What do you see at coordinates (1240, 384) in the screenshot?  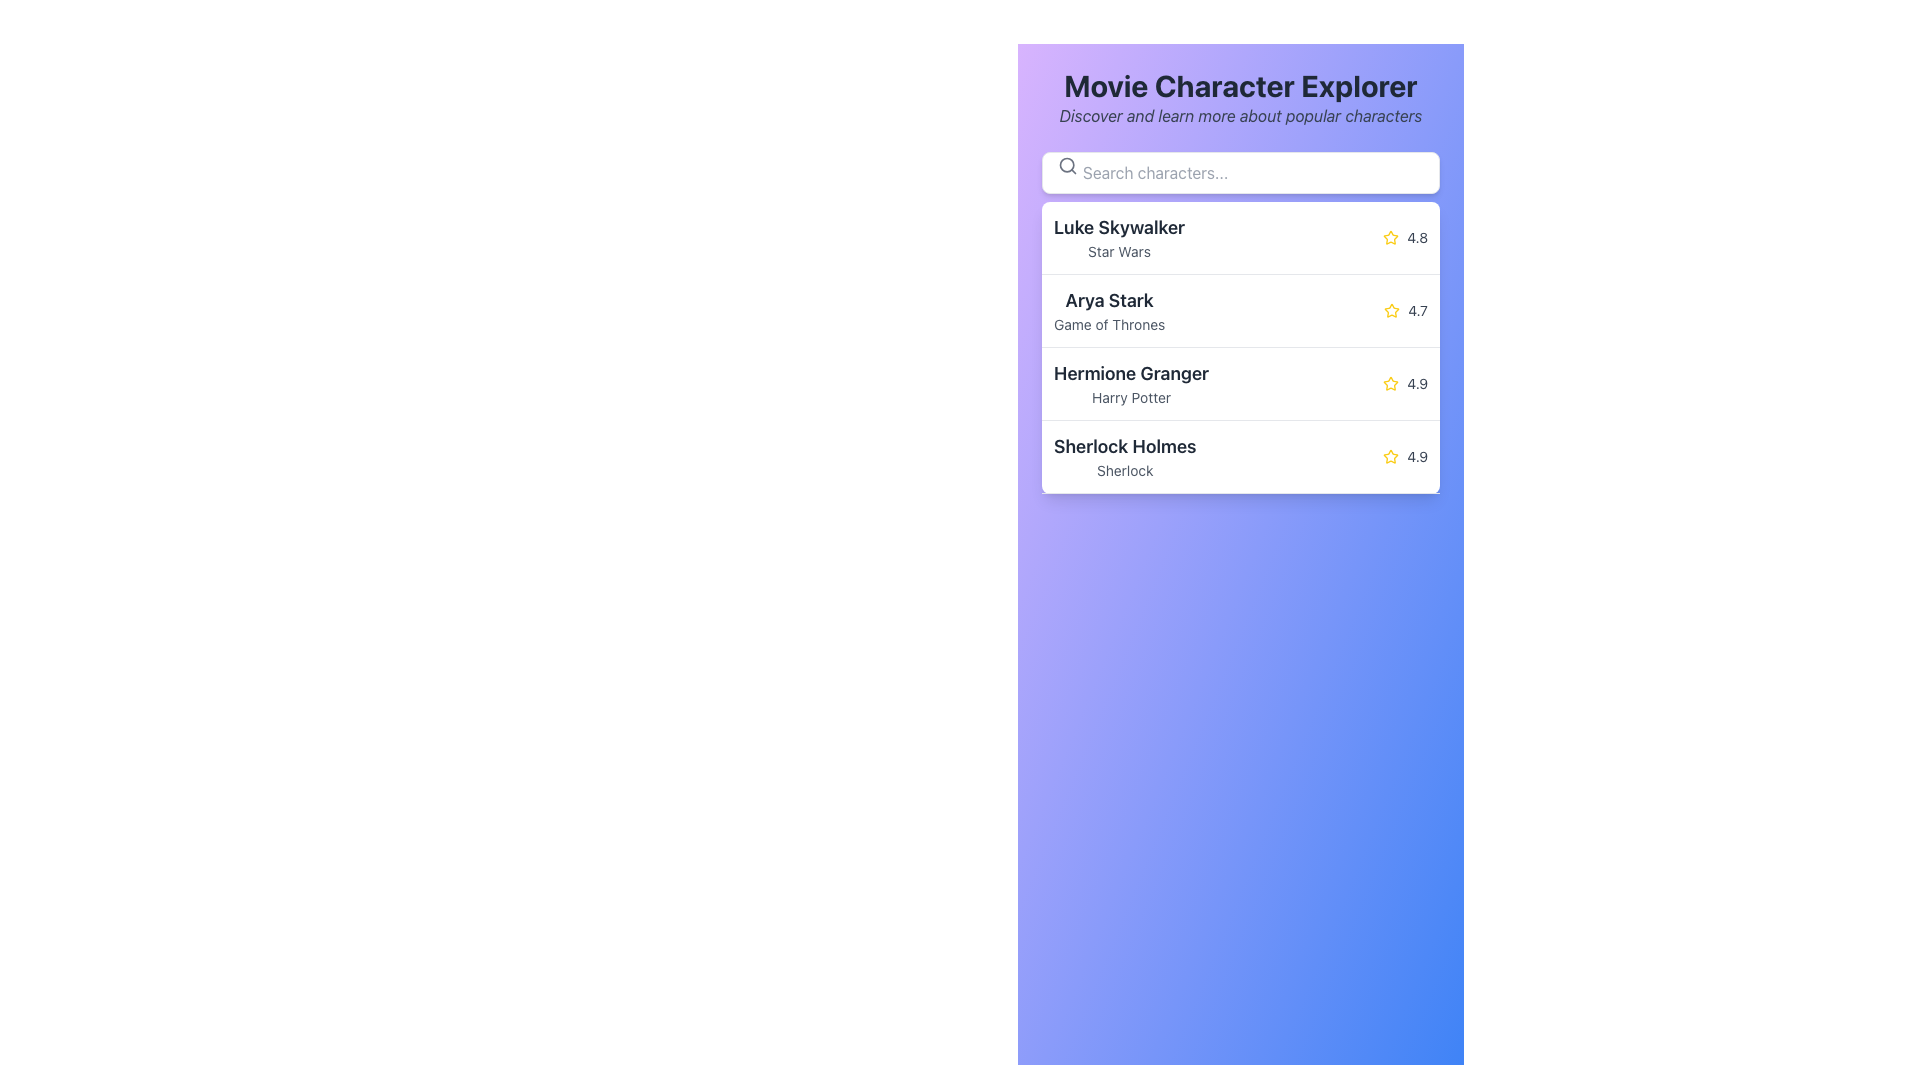 I see `the list item displaying 'Hermione Granger', which is the third item in the 'Movie Character Explorer' list` at bounding box center [1240, 384].